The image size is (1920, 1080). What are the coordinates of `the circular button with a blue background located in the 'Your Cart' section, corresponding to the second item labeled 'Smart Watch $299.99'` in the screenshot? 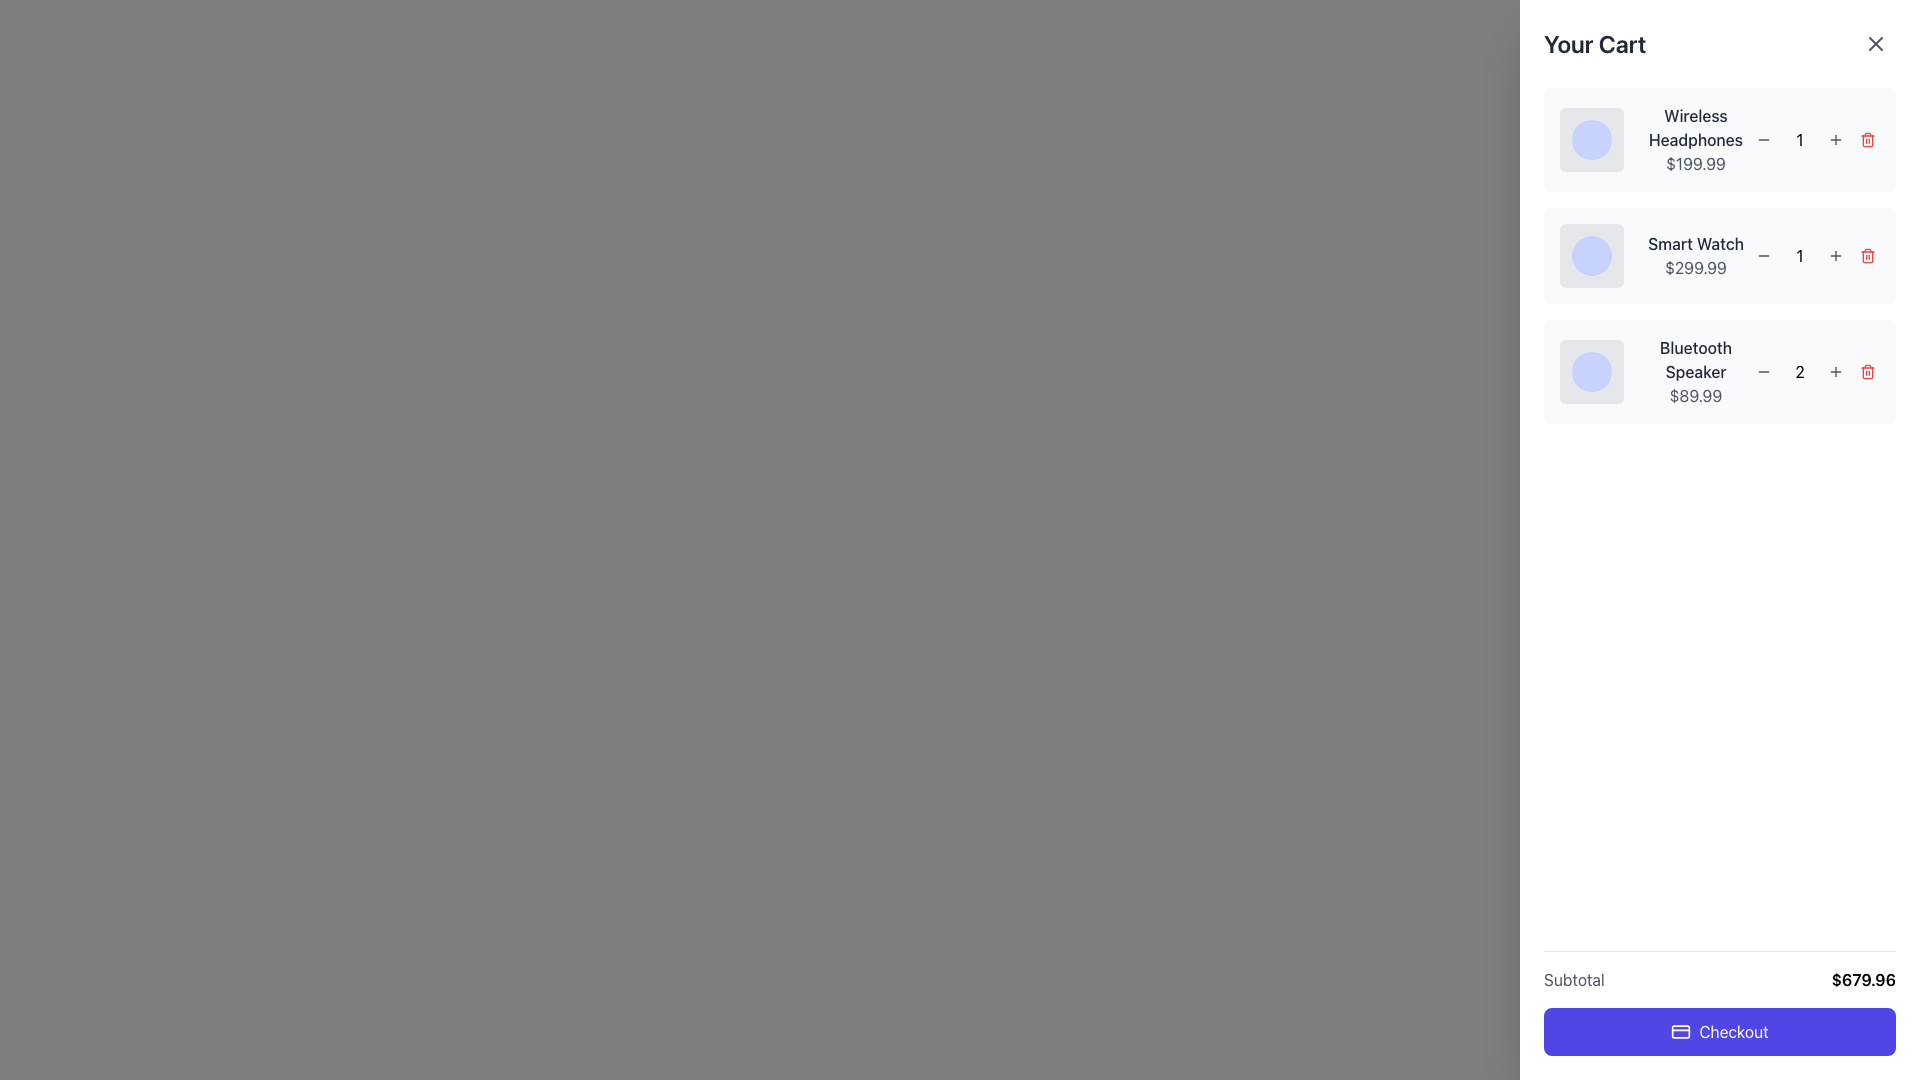 It's located at (1591, 254).